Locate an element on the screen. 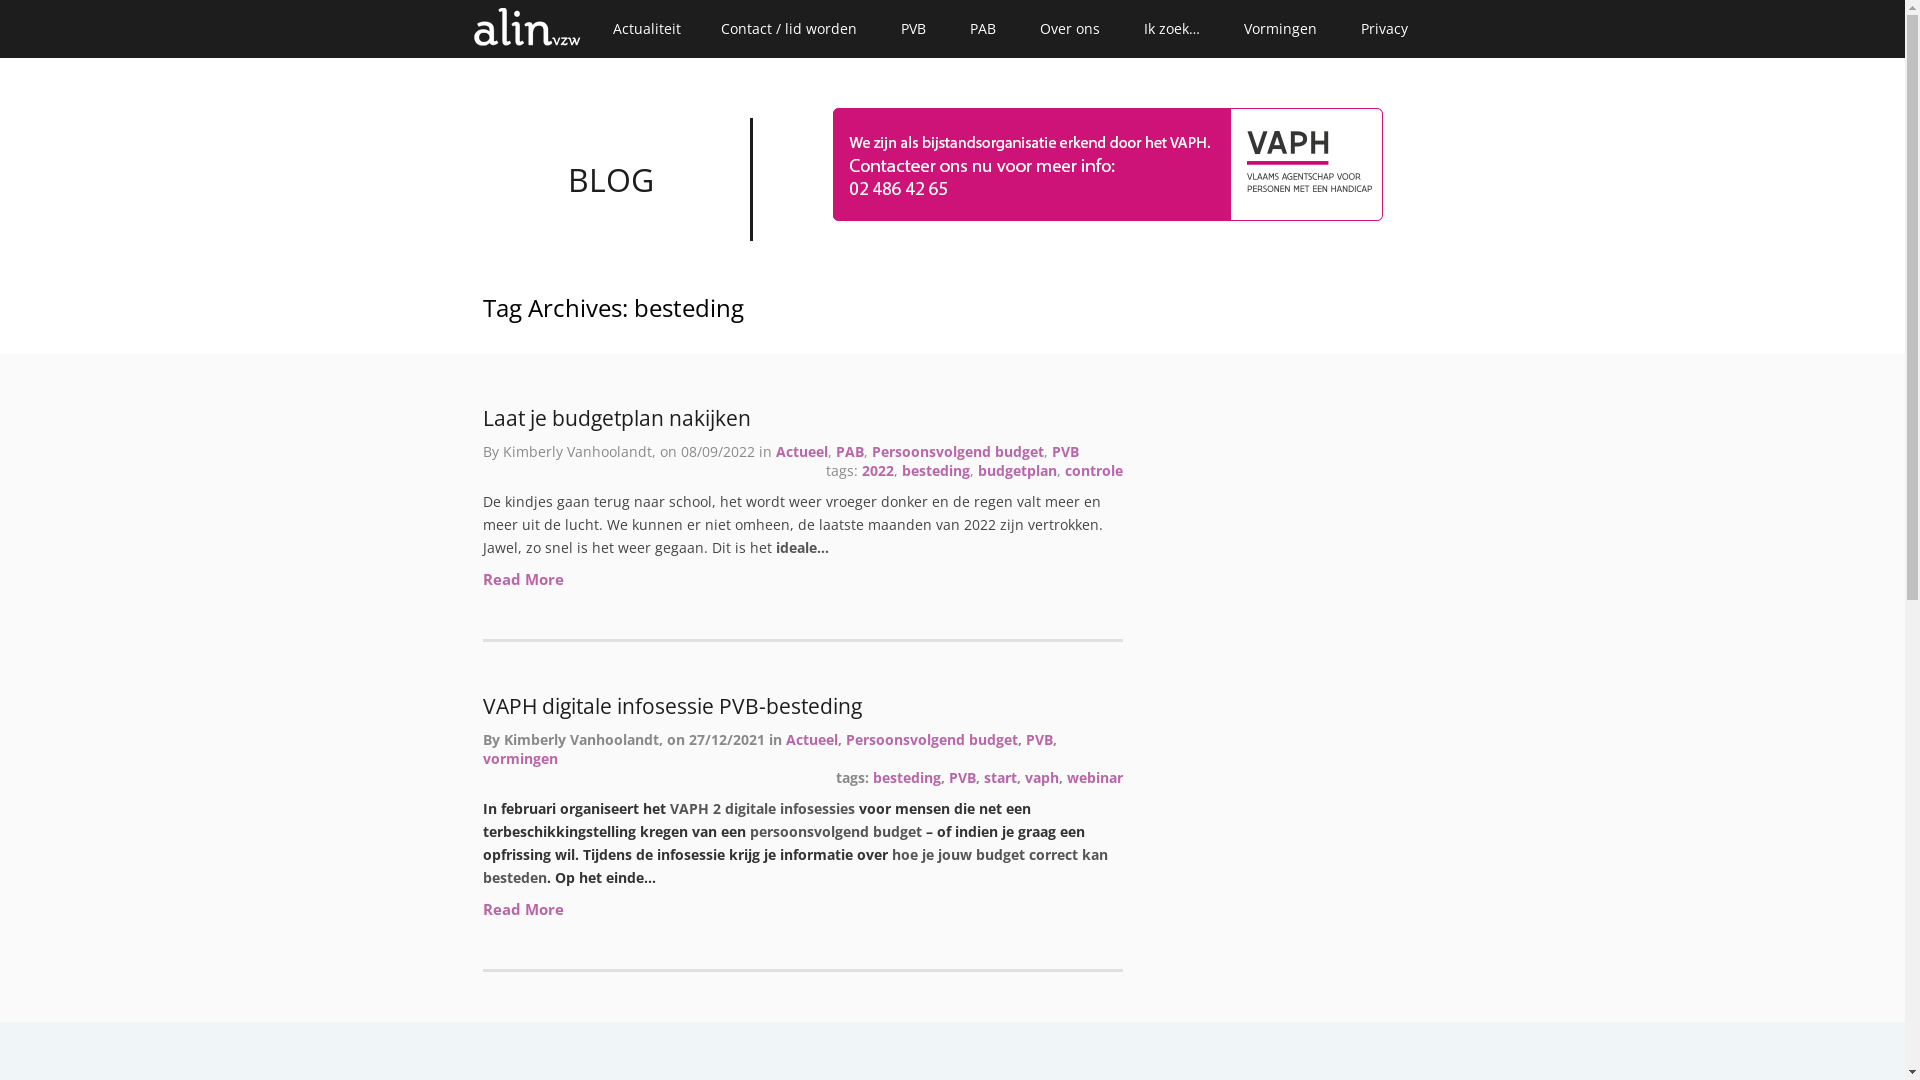  'Persoonsvolgend budget' is located at coordinates (930, 739).